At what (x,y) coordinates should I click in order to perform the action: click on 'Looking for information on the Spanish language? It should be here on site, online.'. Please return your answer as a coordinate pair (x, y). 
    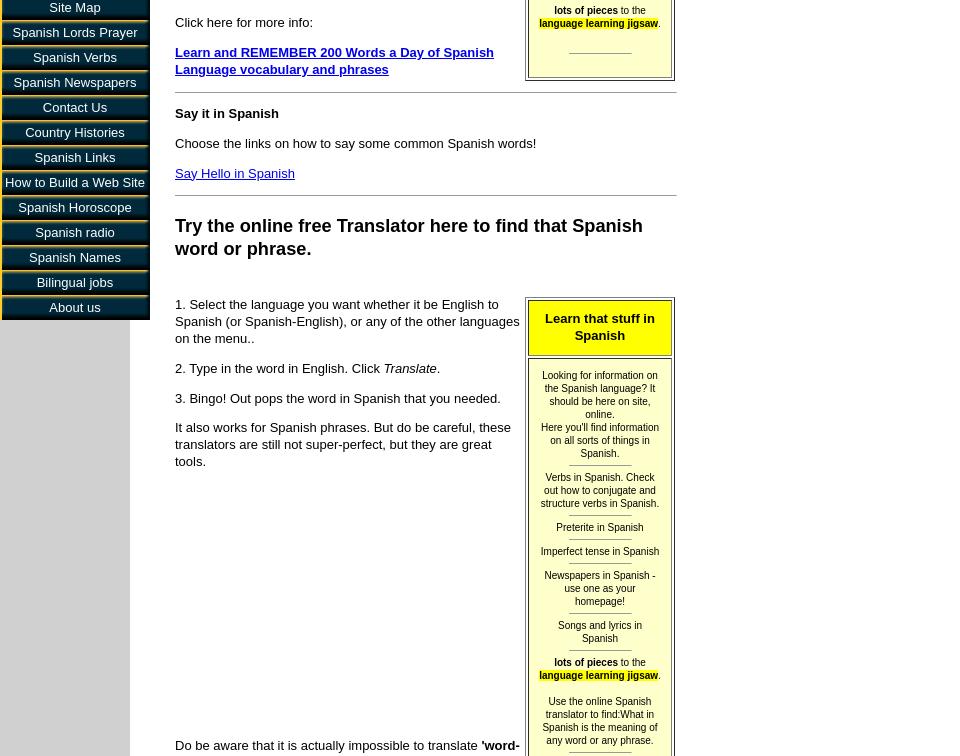
    Looking at the image, I should click on (599, 394).